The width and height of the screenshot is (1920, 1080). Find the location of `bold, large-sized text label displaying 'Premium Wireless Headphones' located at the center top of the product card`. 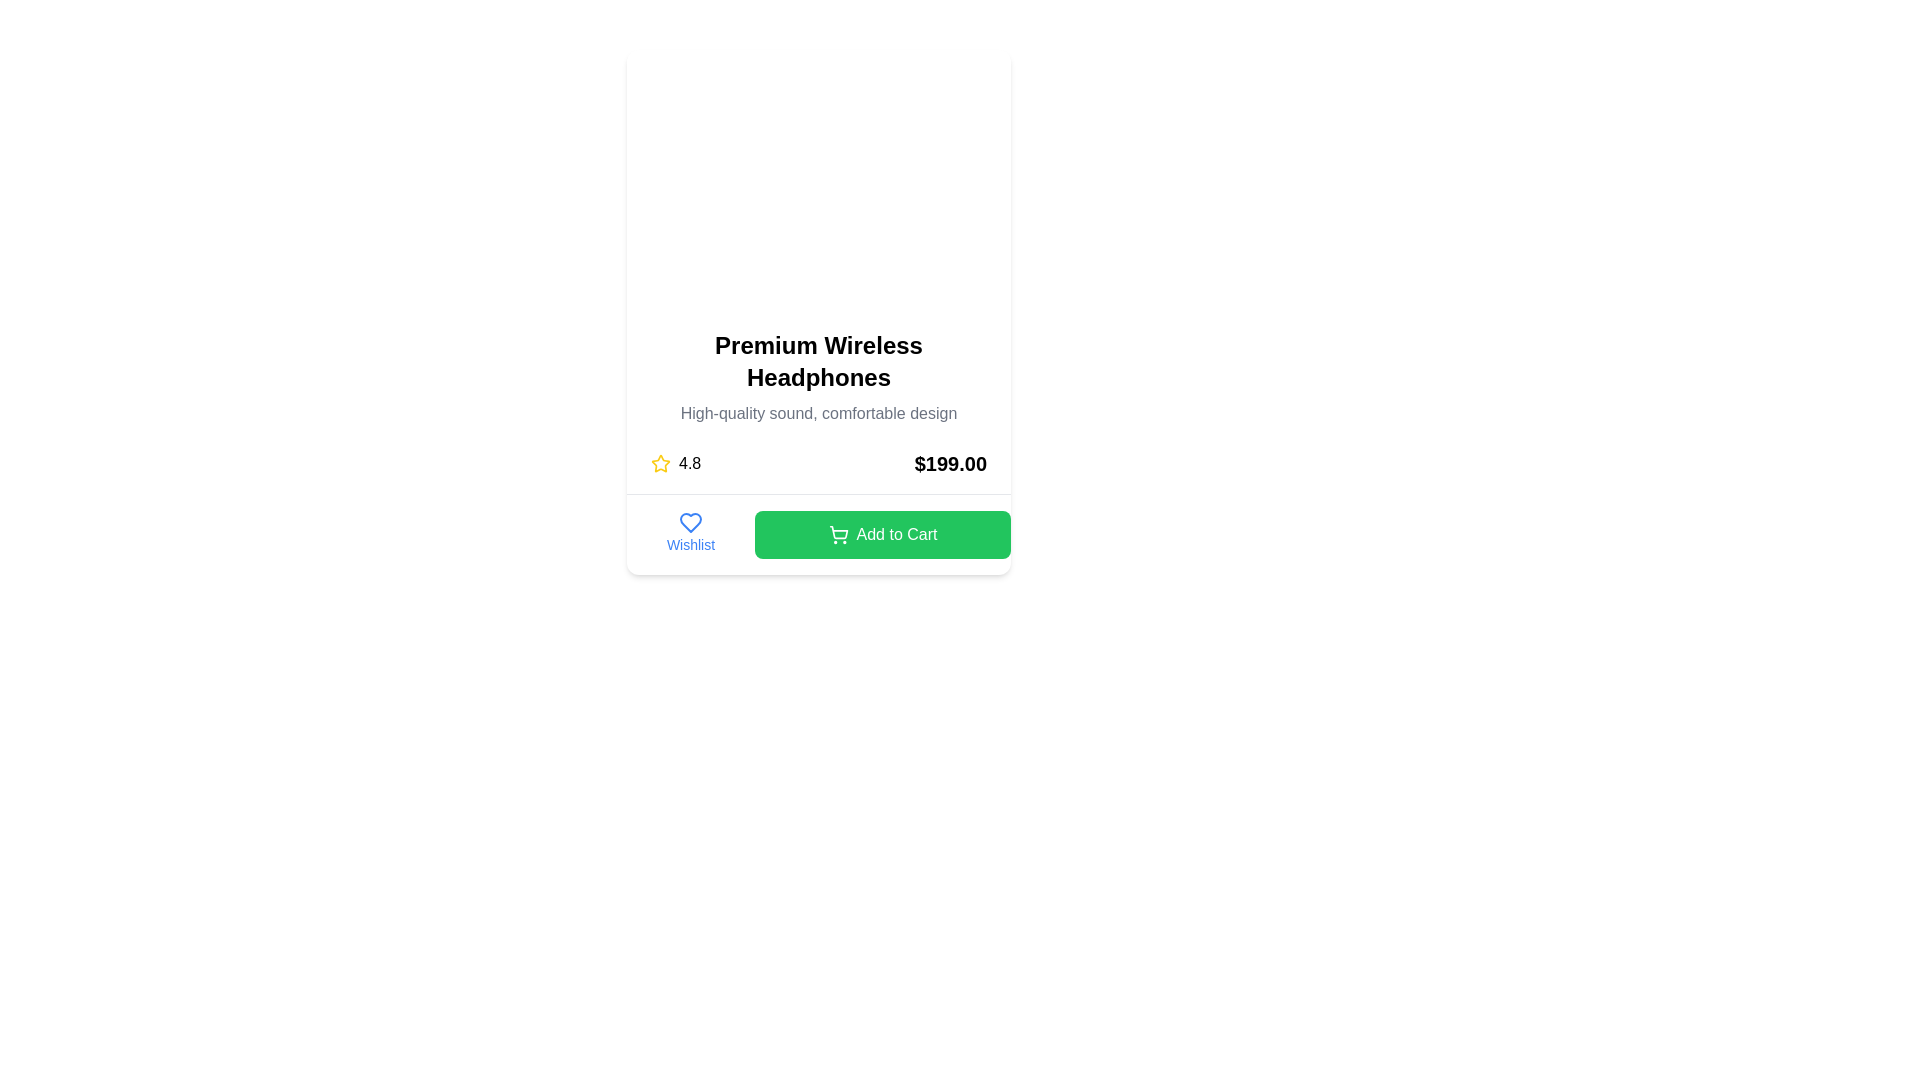

bold, large-sized text label displaying 'Premium Wireless Headphones' located at the center top of the product card is located at coordinates (819, 362).